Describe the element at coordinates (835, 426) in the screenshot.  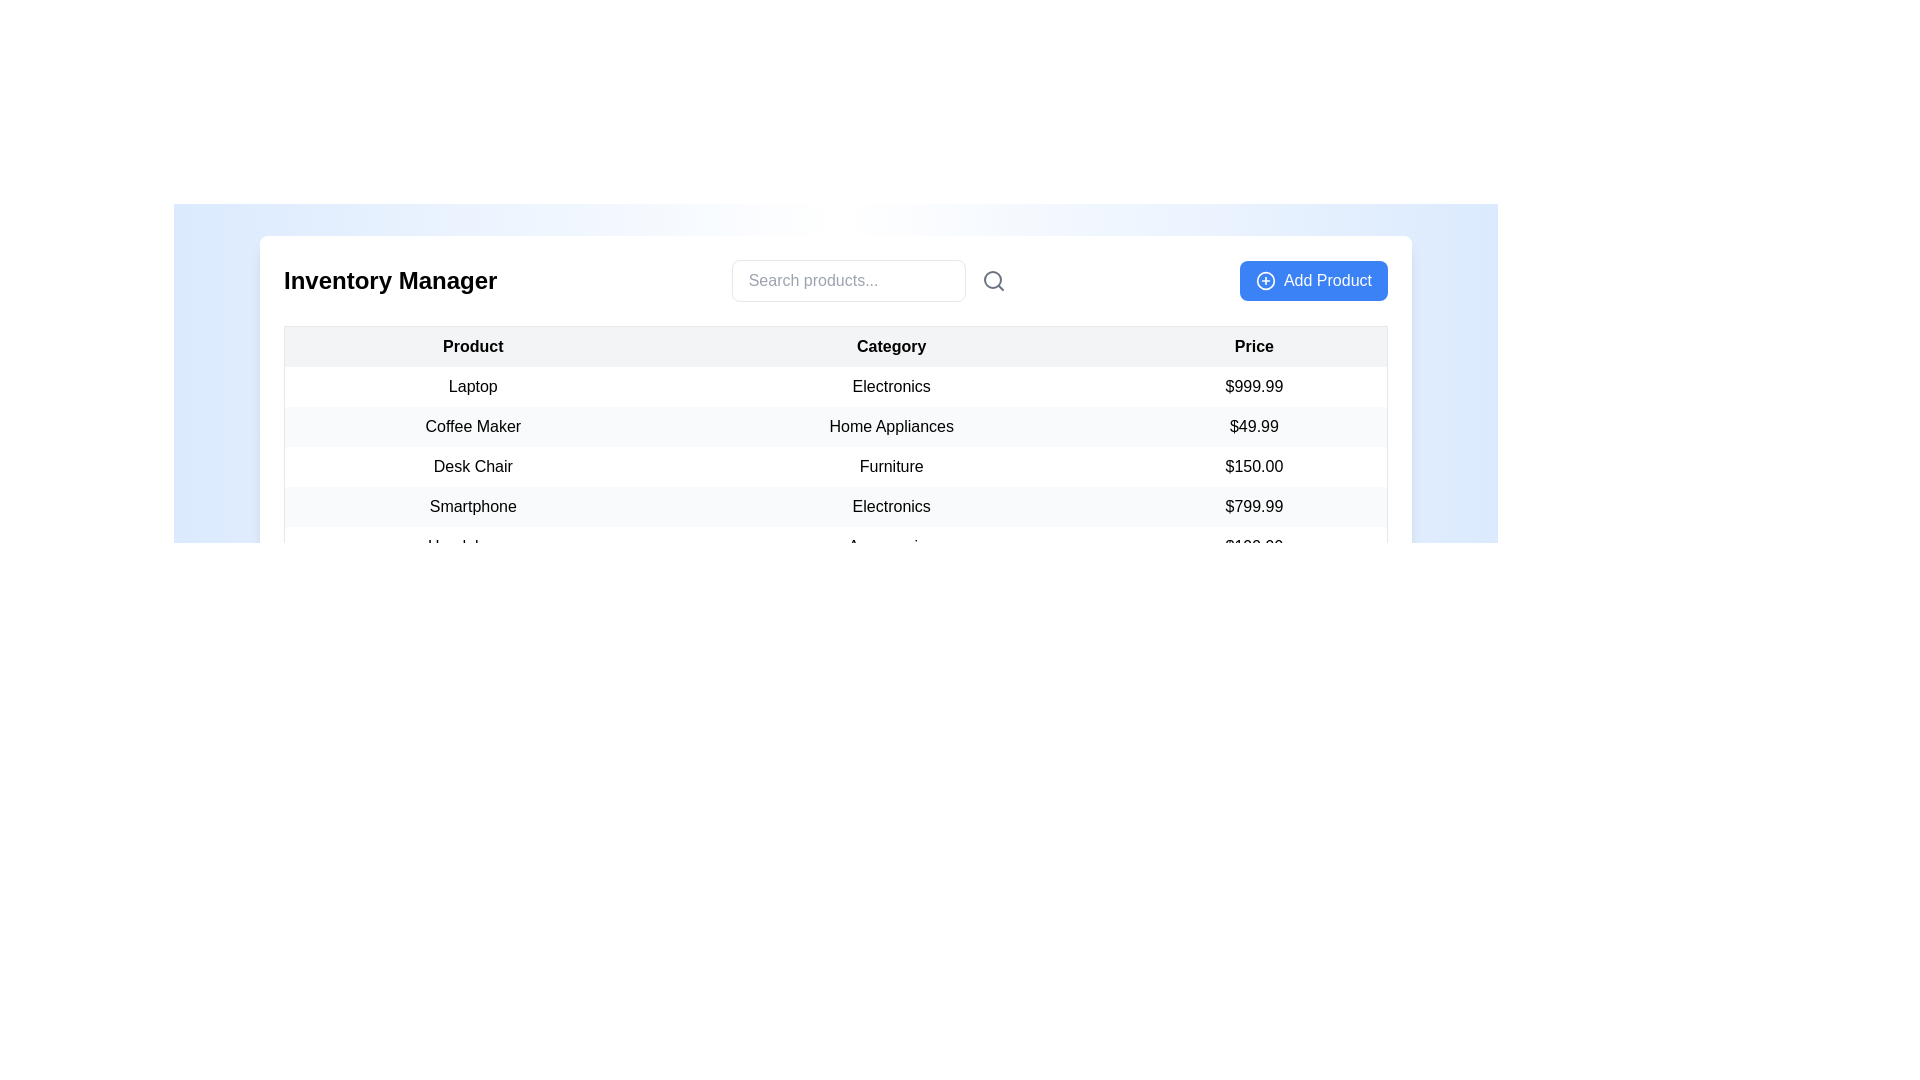
I see `the text in the second row of the product details table, which contains information about a specific product, positioned between 'Laptop' and 'Desk Chair'` at that location.